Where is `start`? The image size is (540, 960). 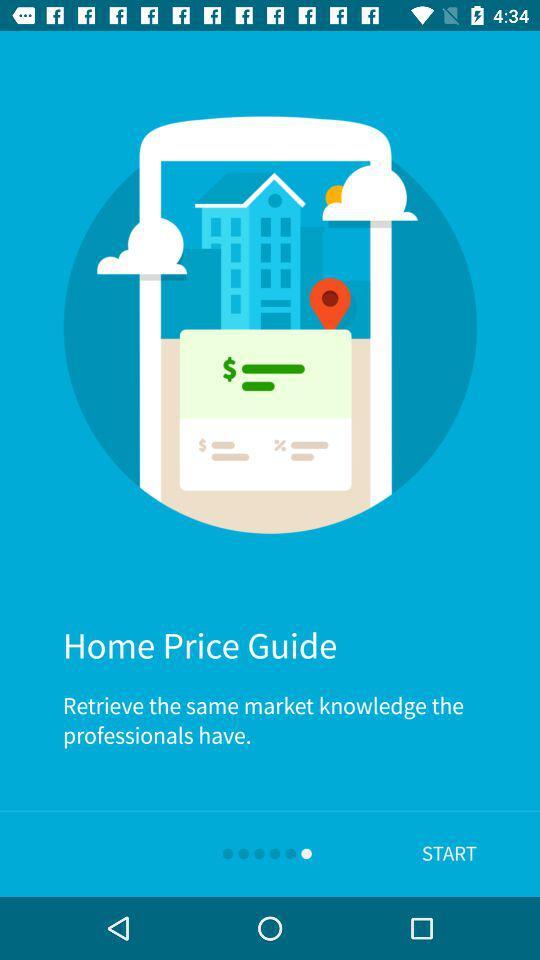 start is located at coordinates (449, 853).